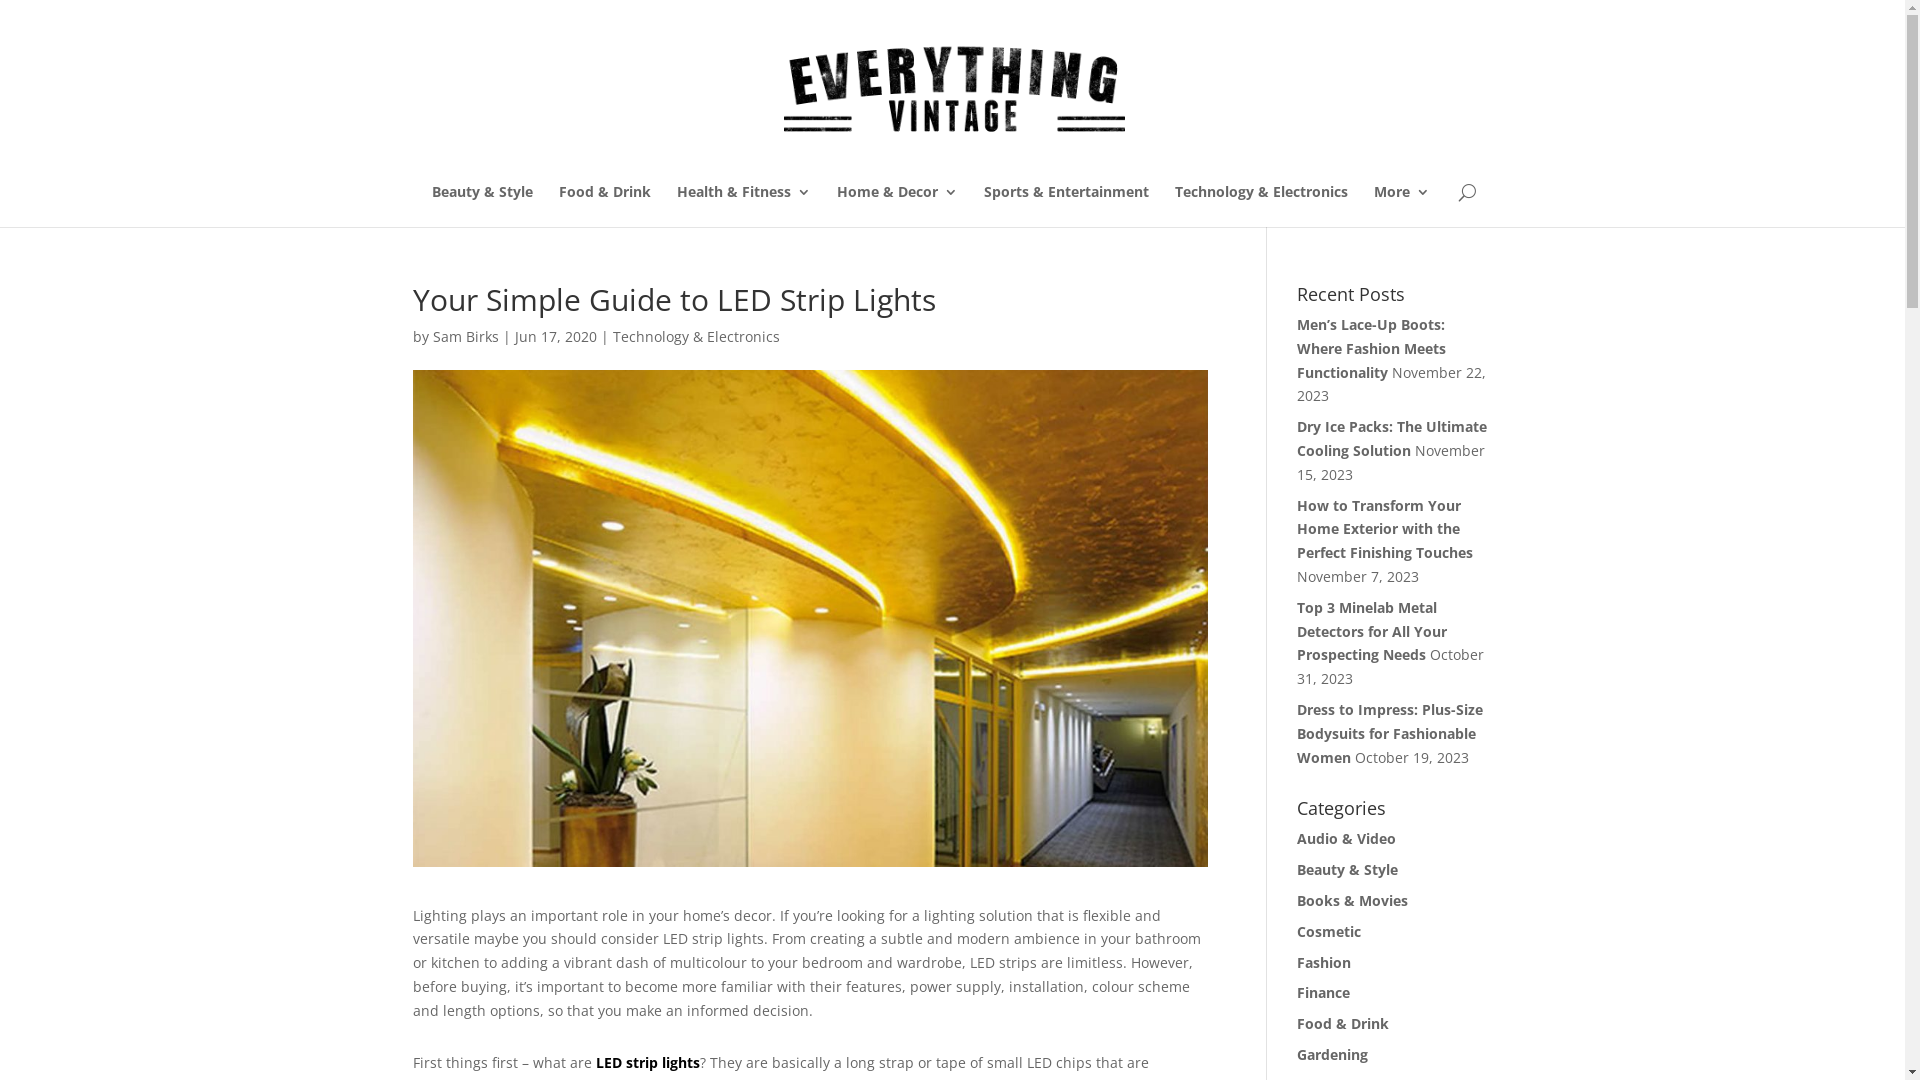  I want to click on 'Audio & Video', so click(1346, 838).